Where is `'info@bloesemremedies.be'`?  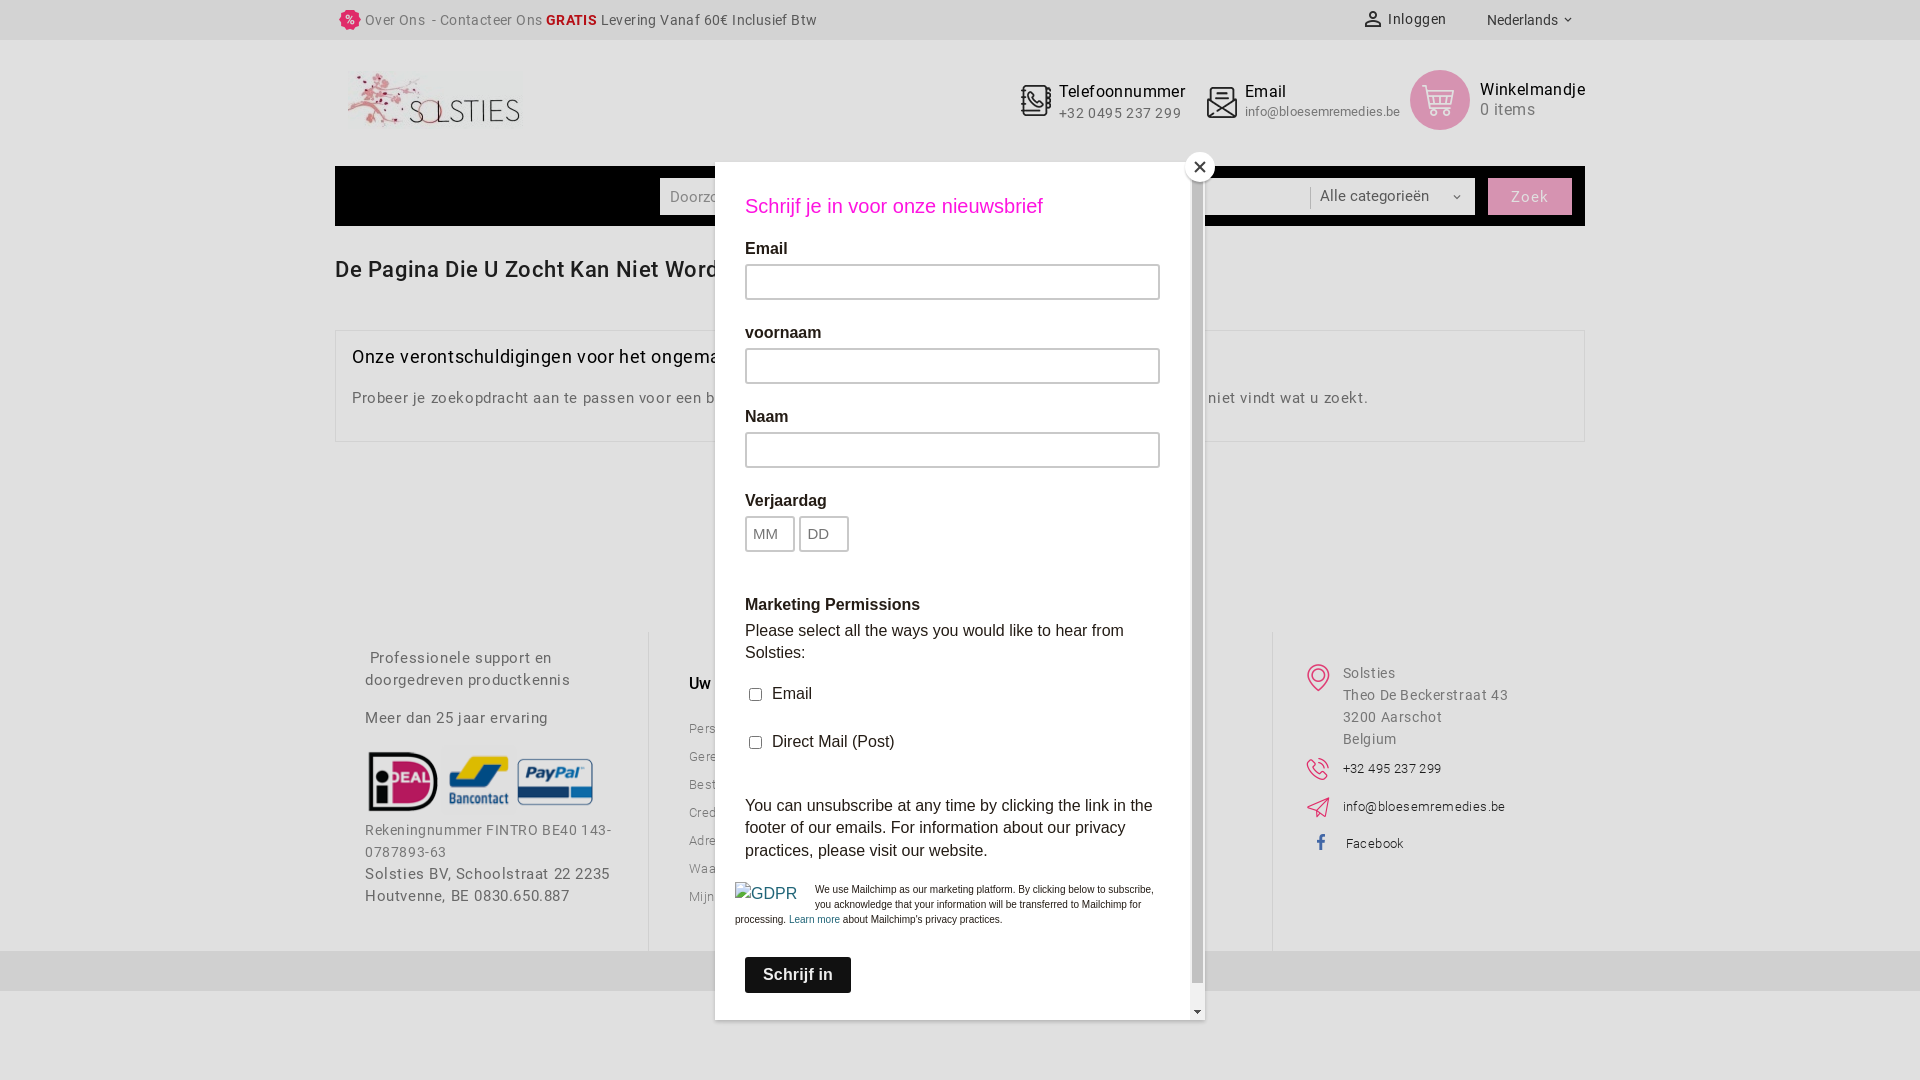 'info@bloesemremedies.be' is located at coordinates (1322, 111).